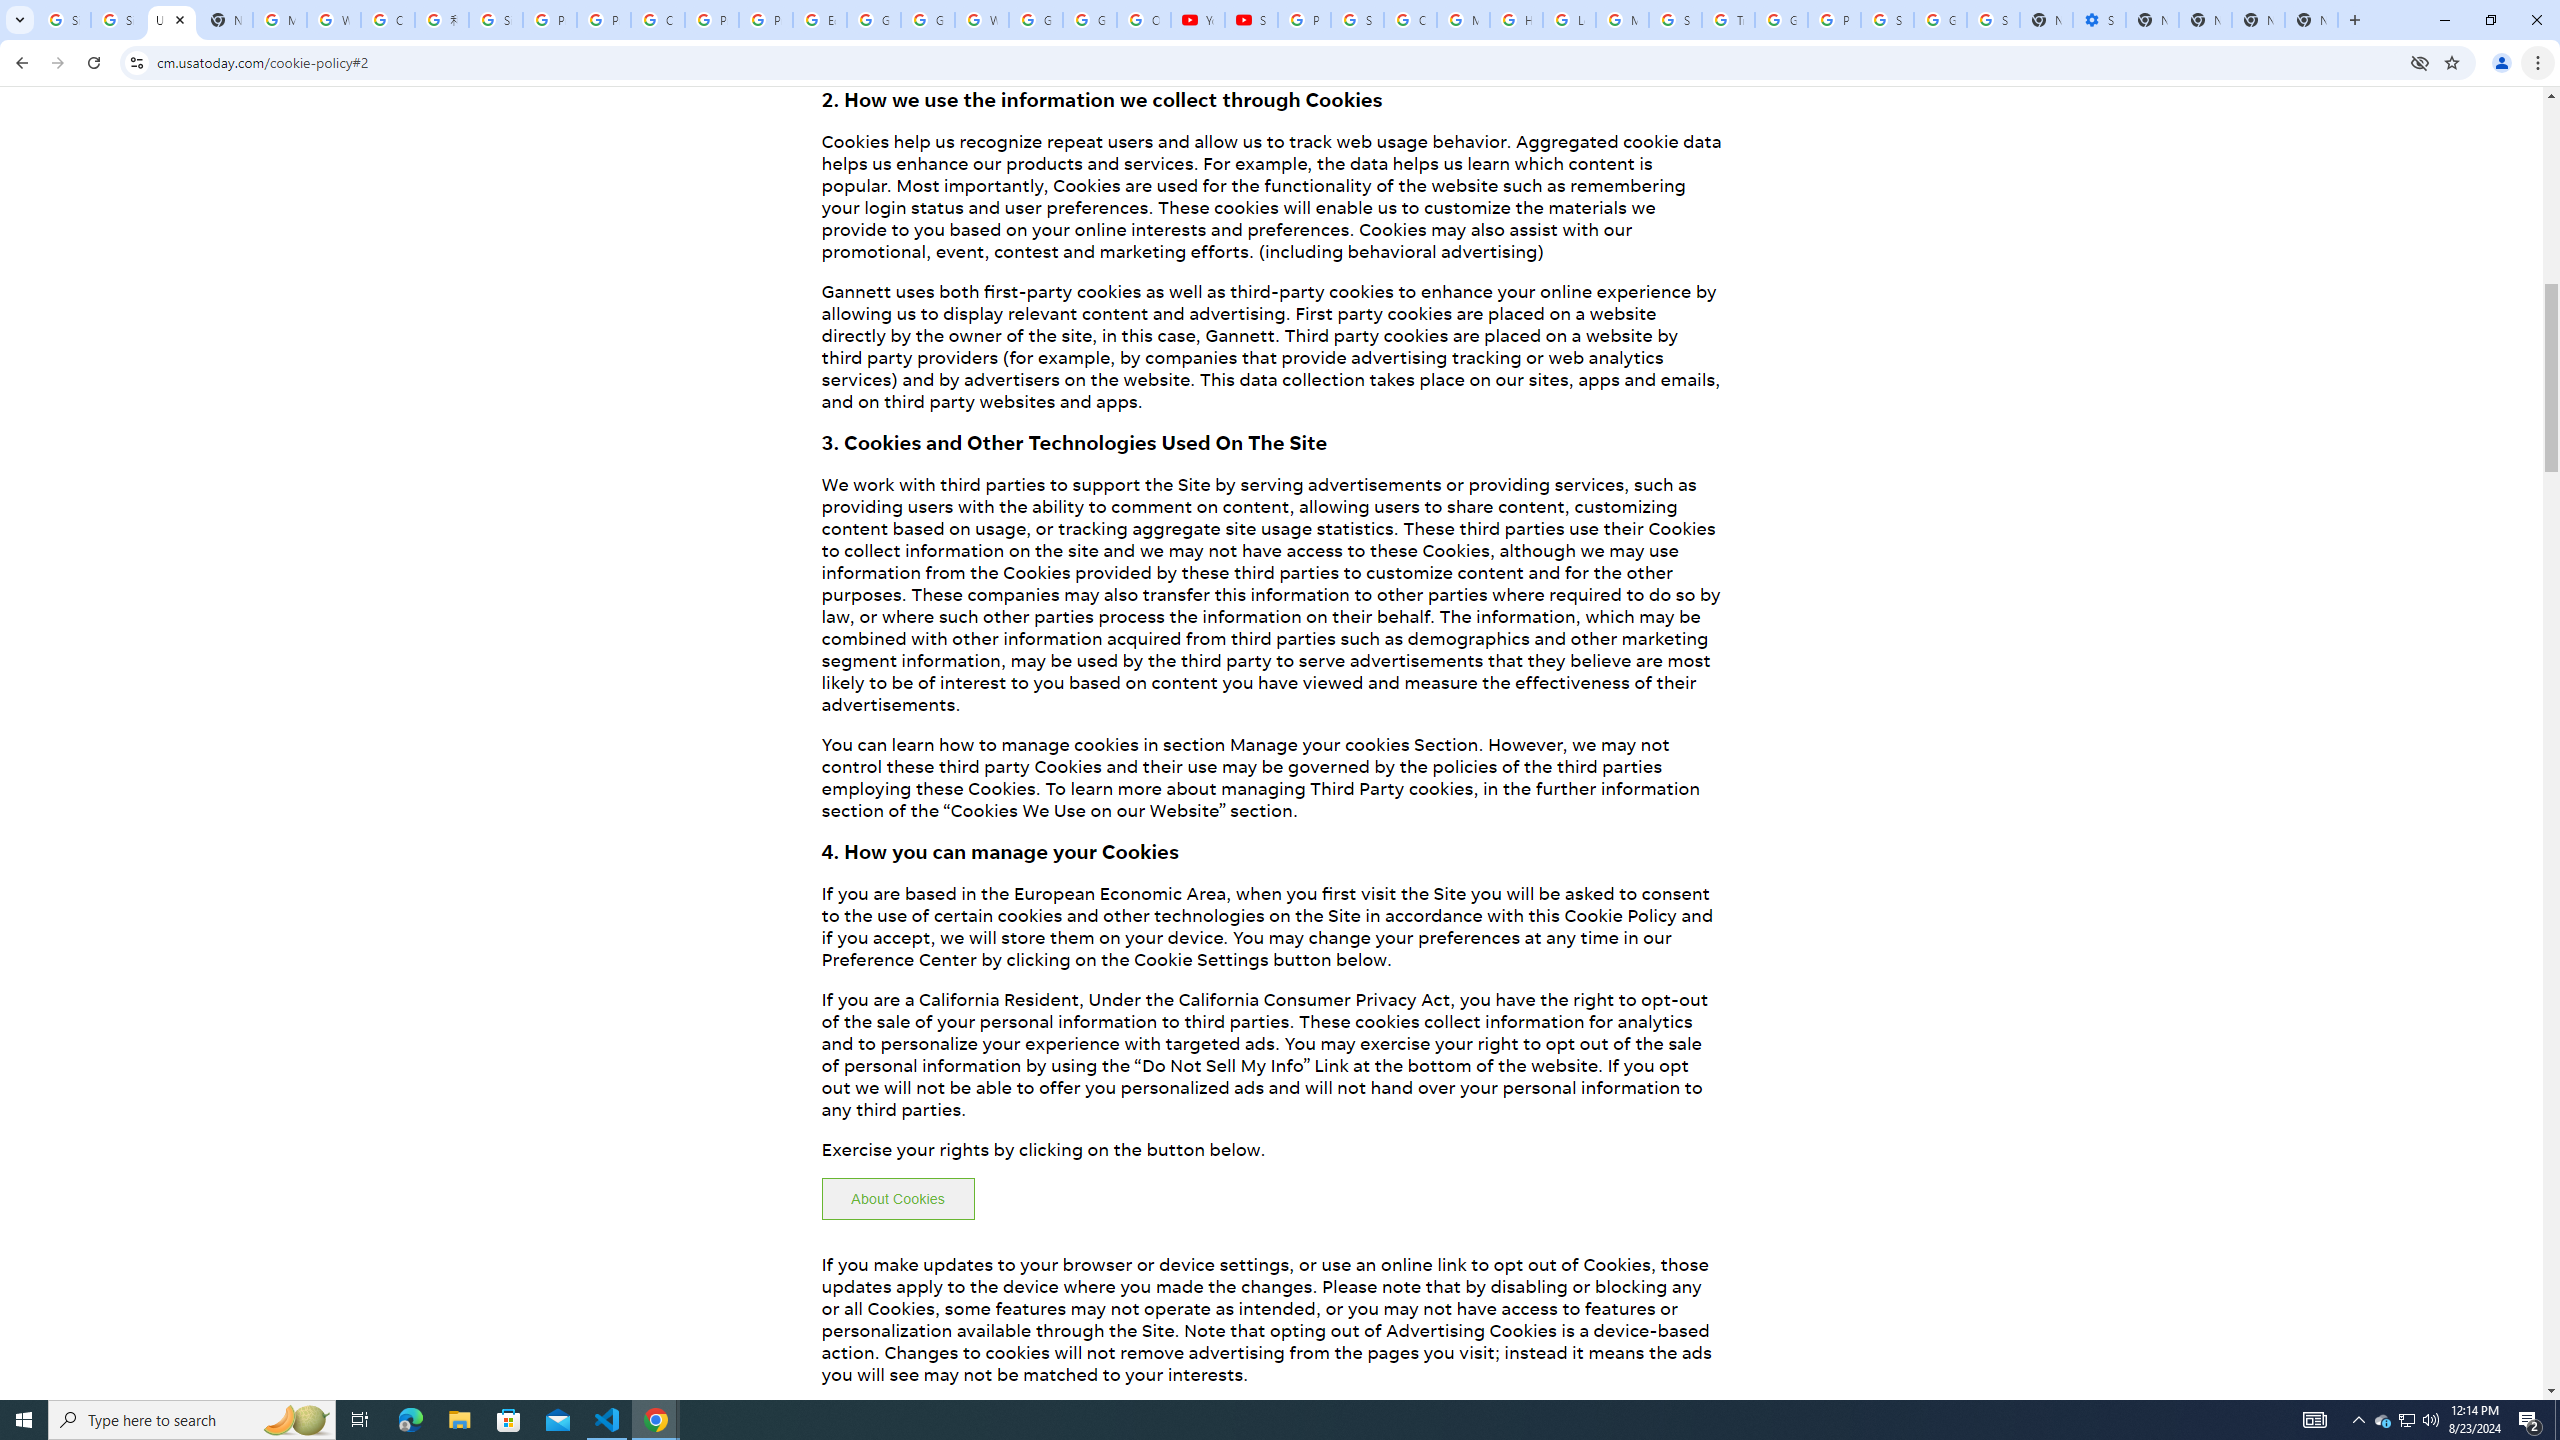  Describe the element at coordinates (1198, 19) in the screenshot. I see `'YouTube'` at that location.